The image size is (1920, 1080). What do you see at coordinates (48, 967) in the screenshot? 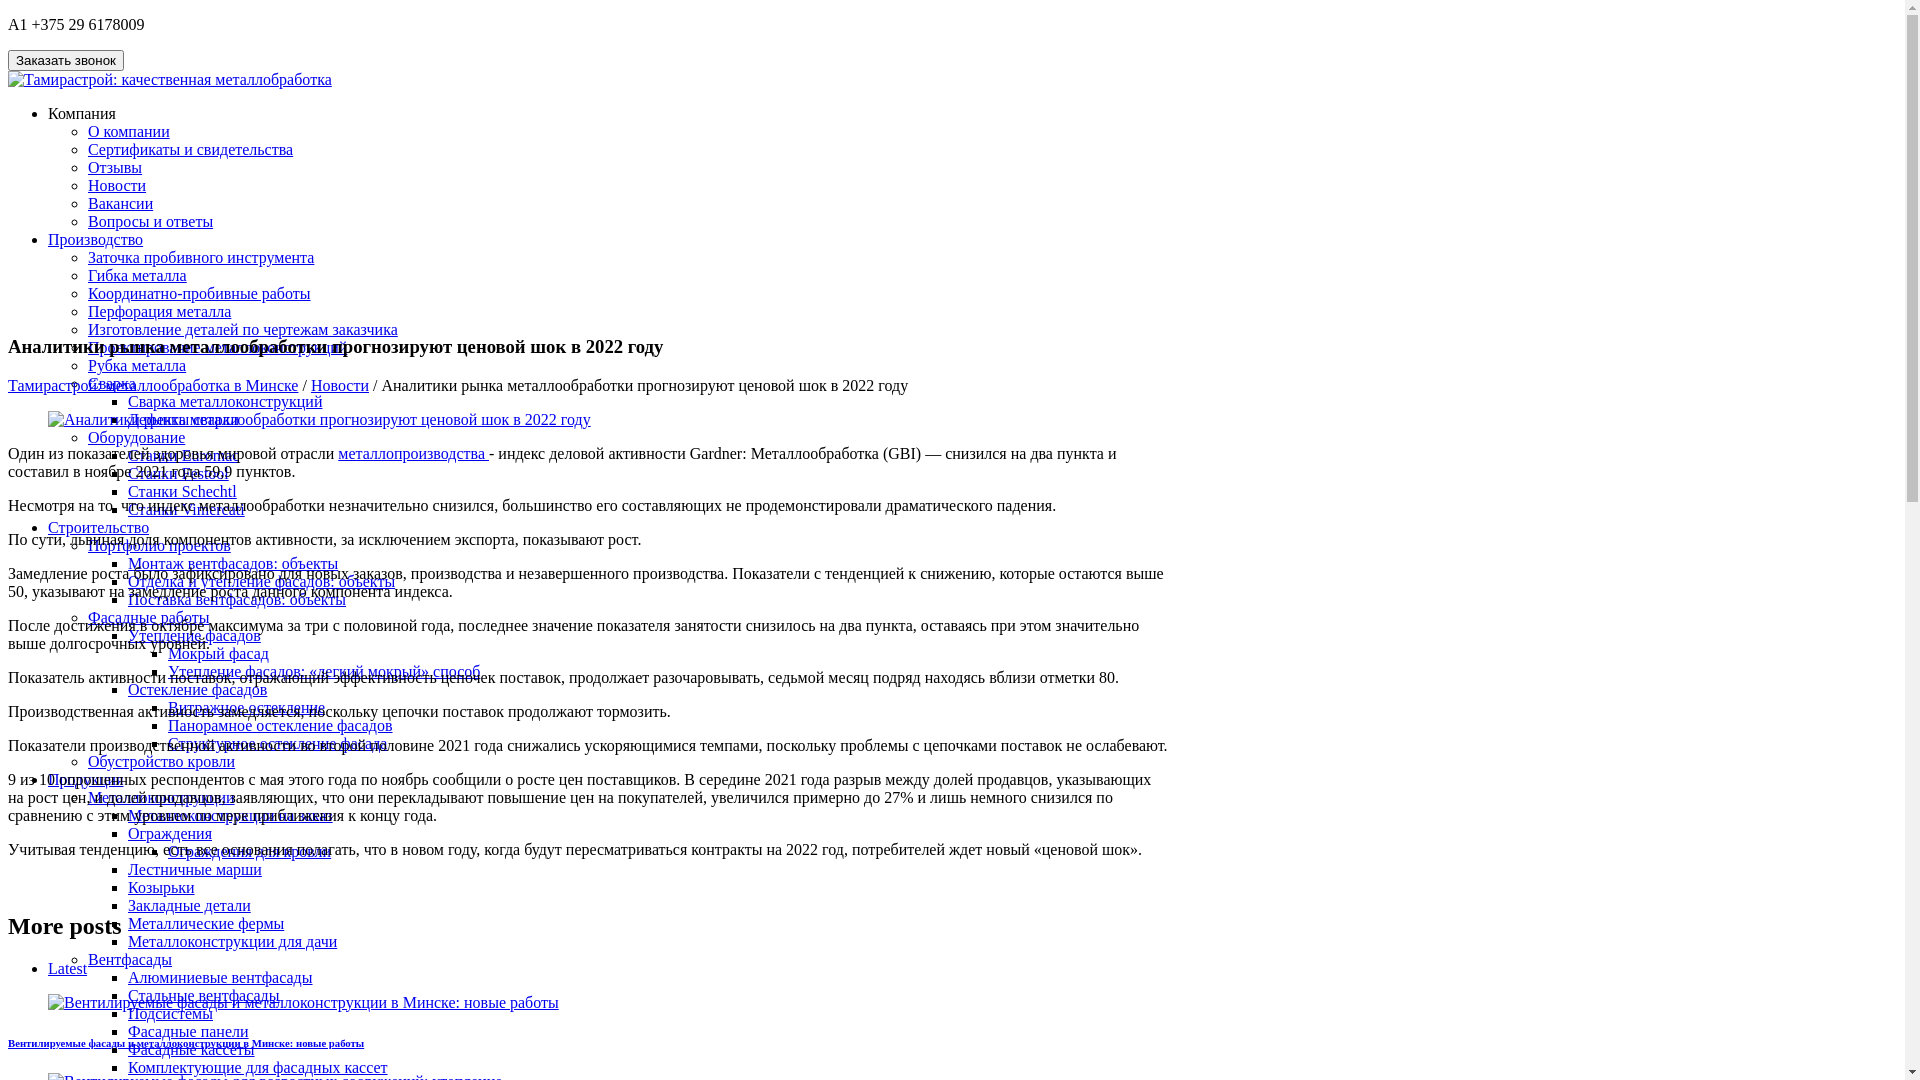
I see `'Latest'` at bounding box center [48, 967].